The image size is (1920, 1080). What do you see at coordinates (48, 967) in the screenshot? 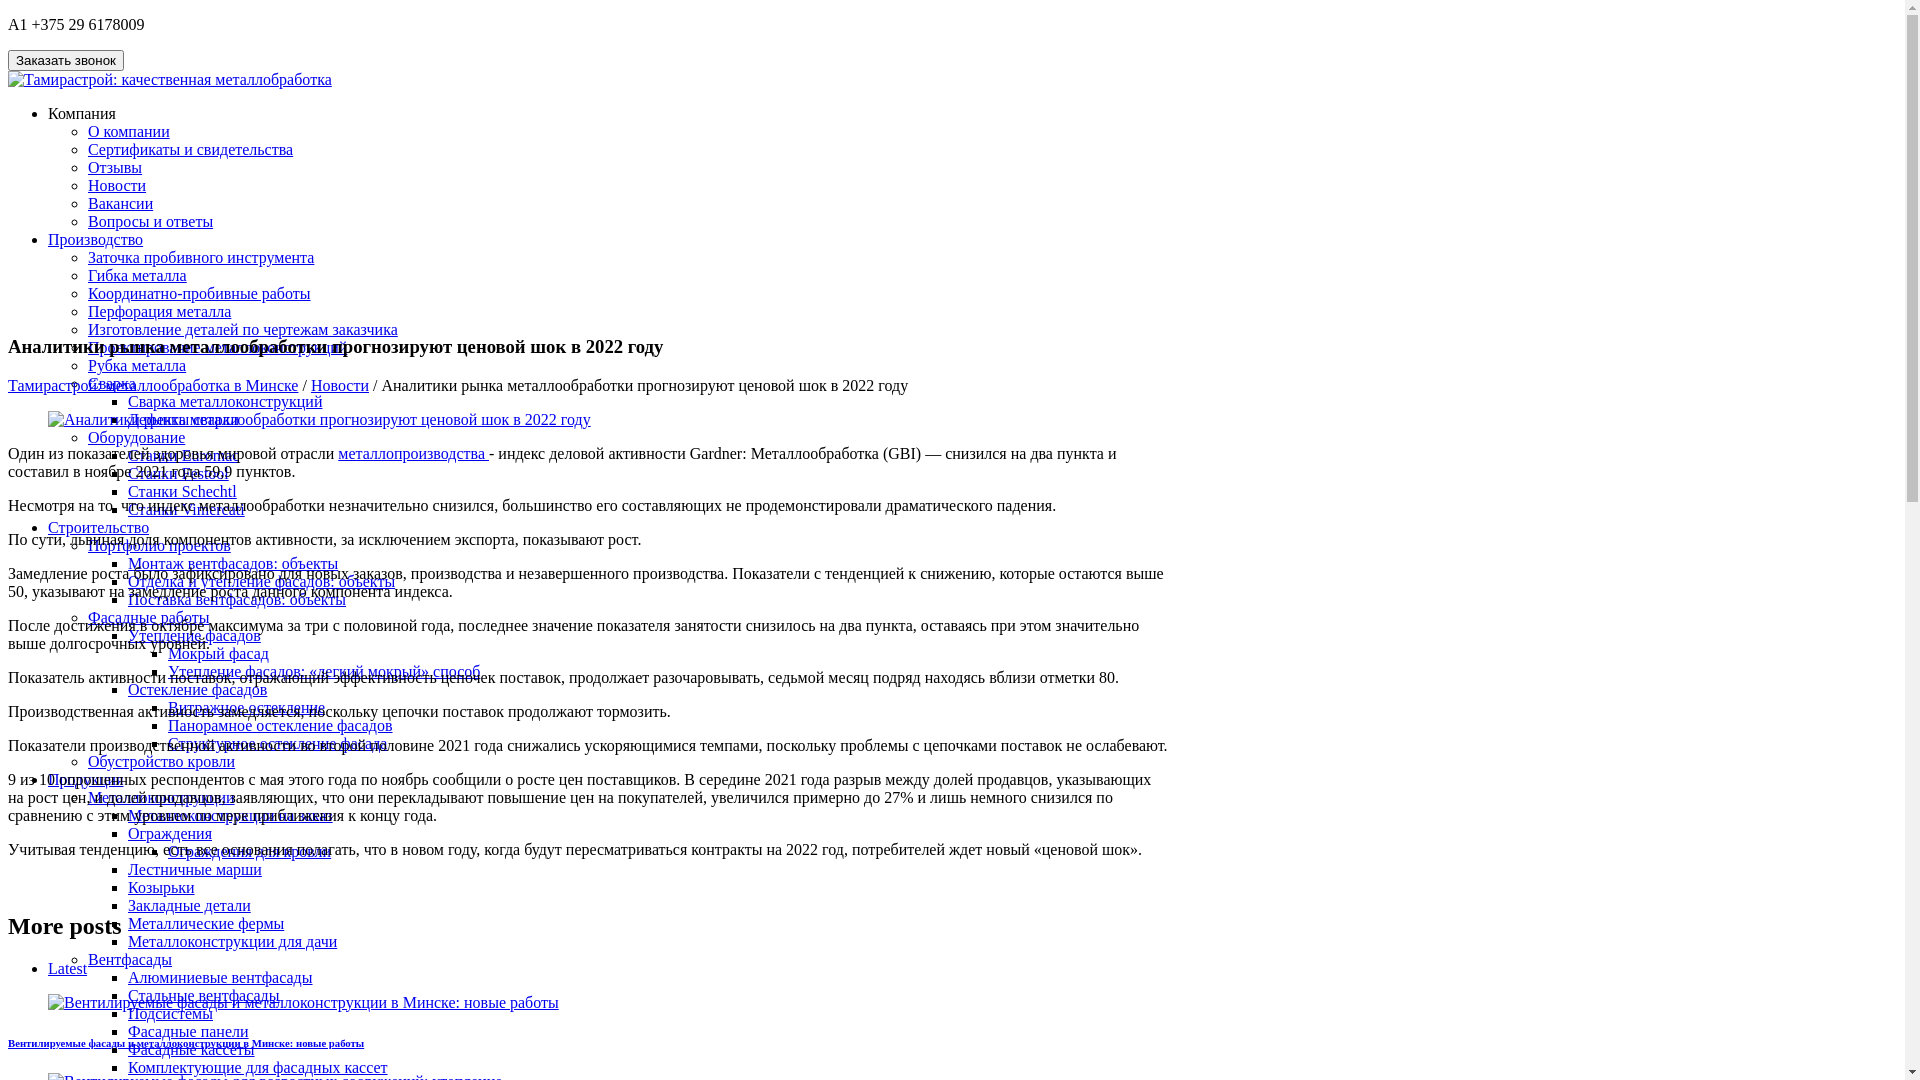
I see `'Latest'` at bounding box center [48, 967].